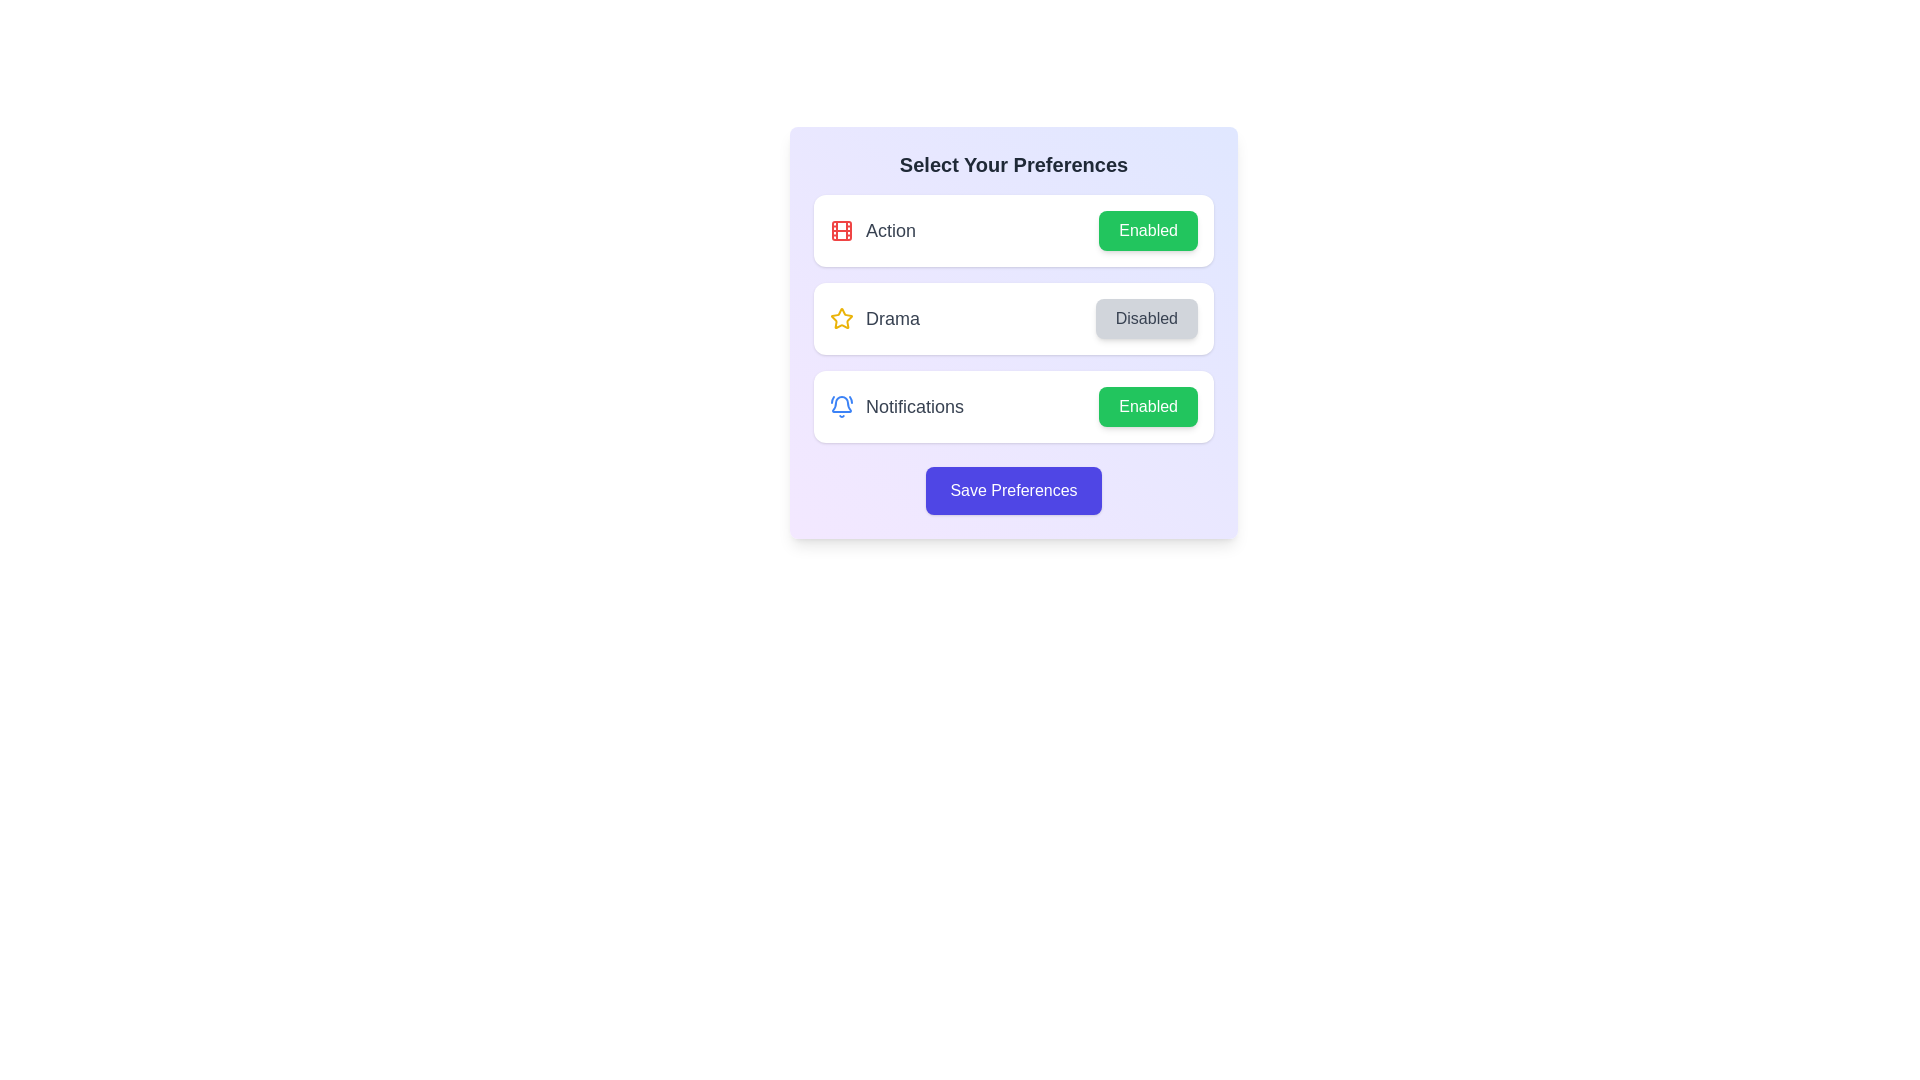 This screenshot has height=1080, width=1920. I want to click on 'Save Preferences' button to save the current preferences, so click(1013, 490).